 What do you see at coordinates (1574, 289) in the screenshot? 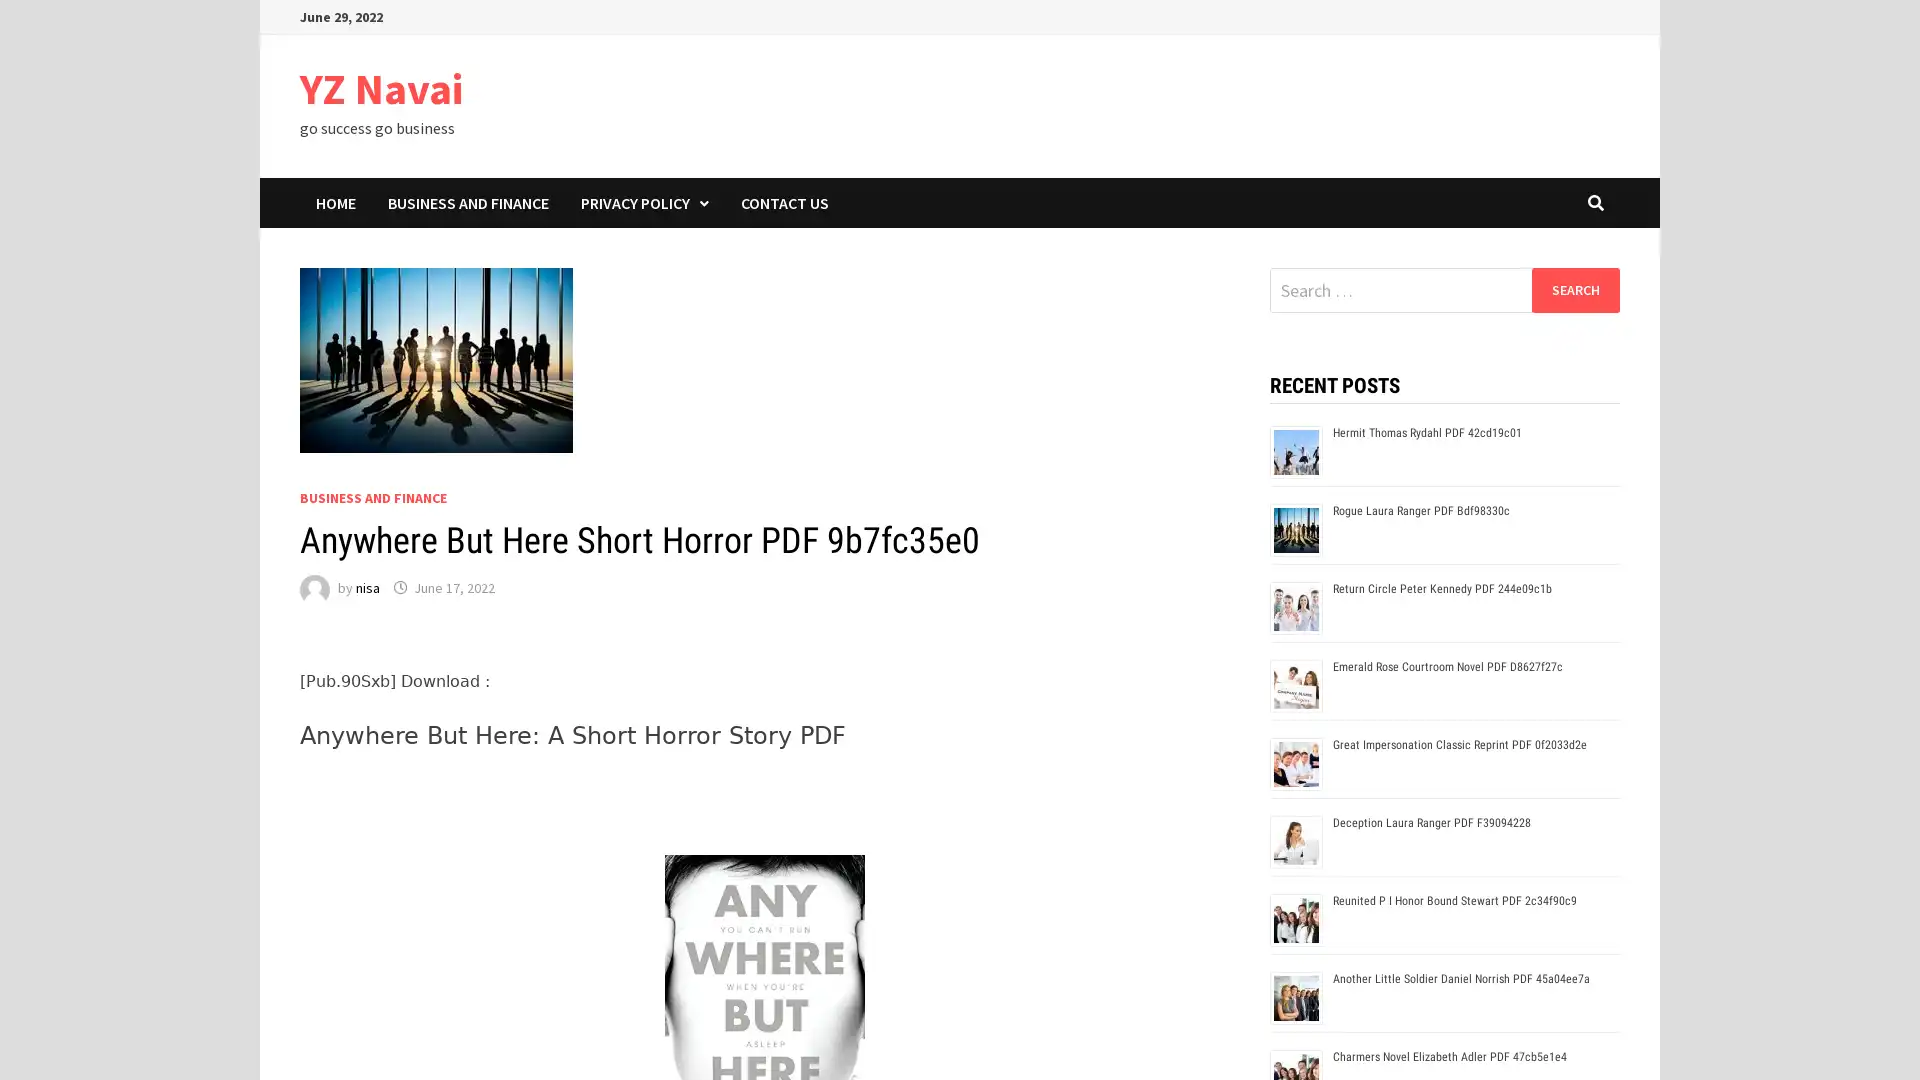
I see `Search` at bounding box center [1574, 289].